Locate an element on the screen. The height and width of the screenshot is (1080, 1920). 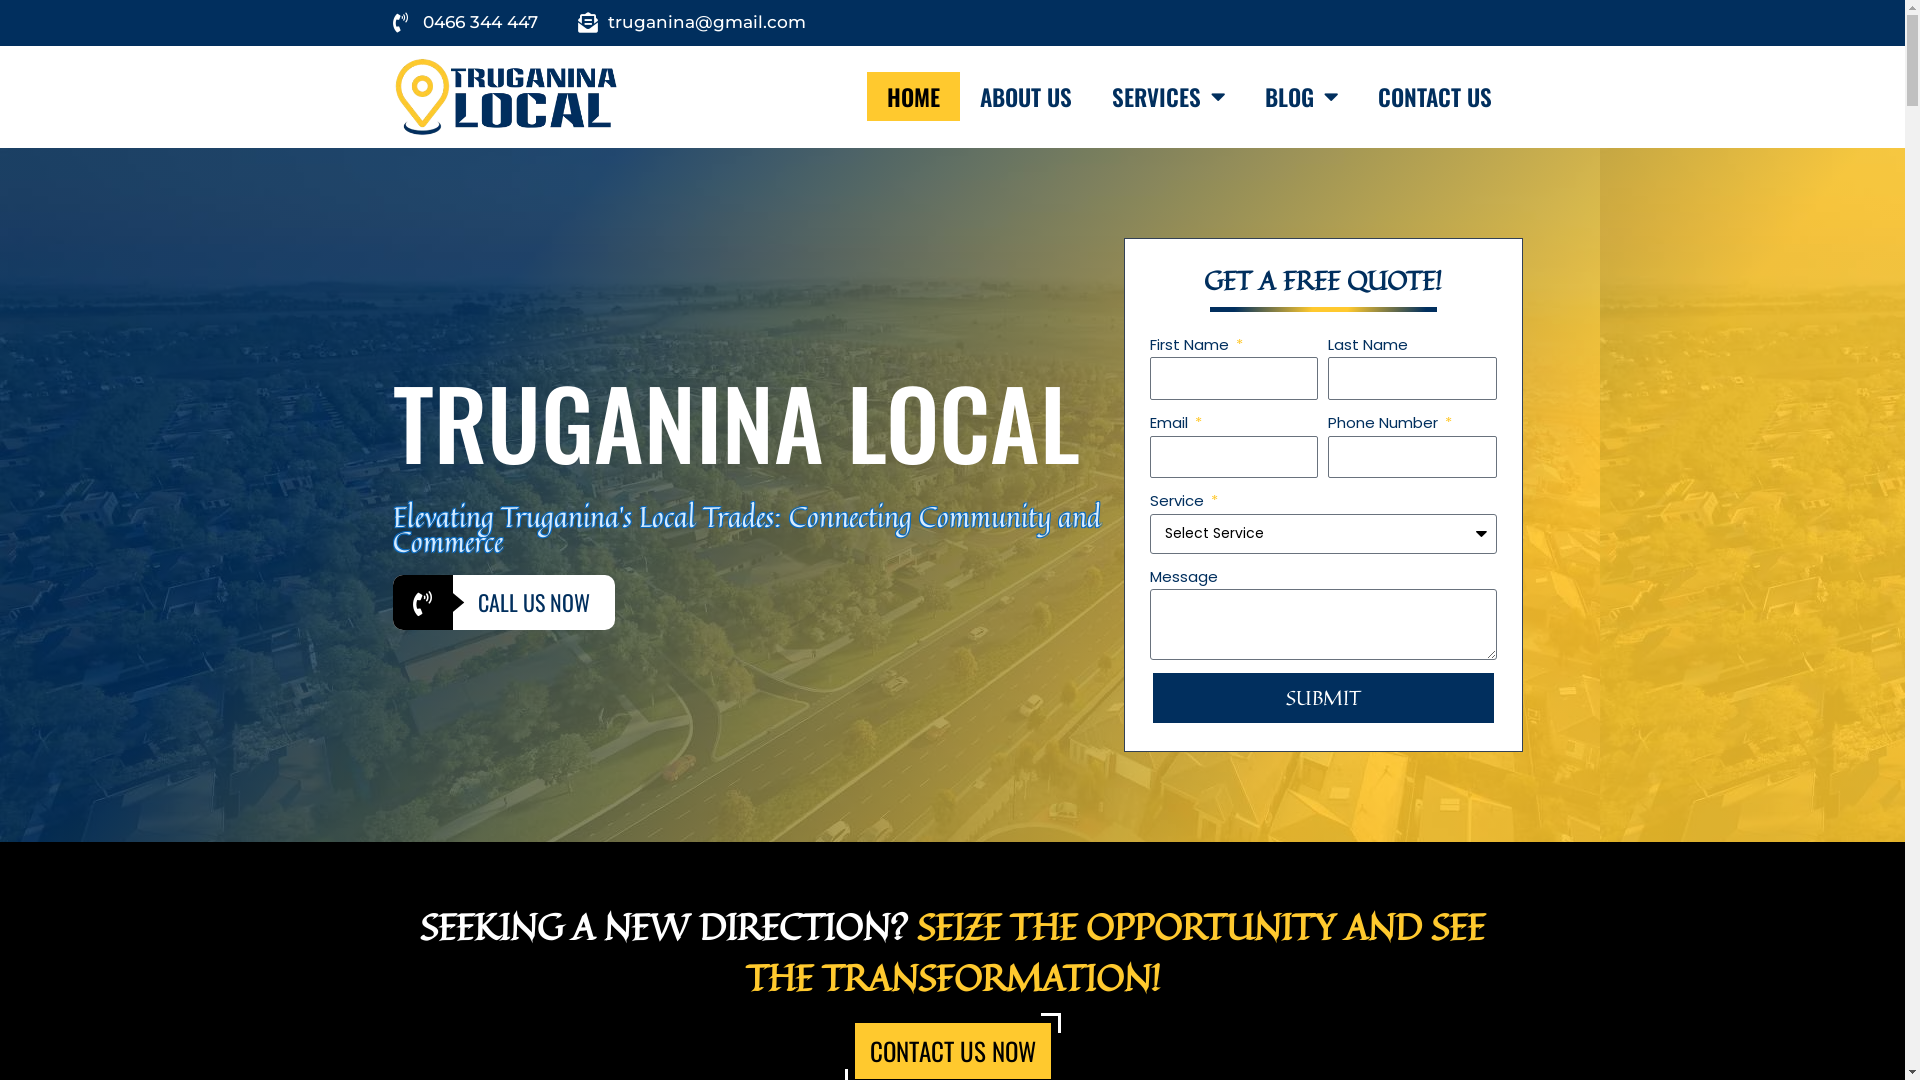
'HOME' is located at coordinates (867, 96).